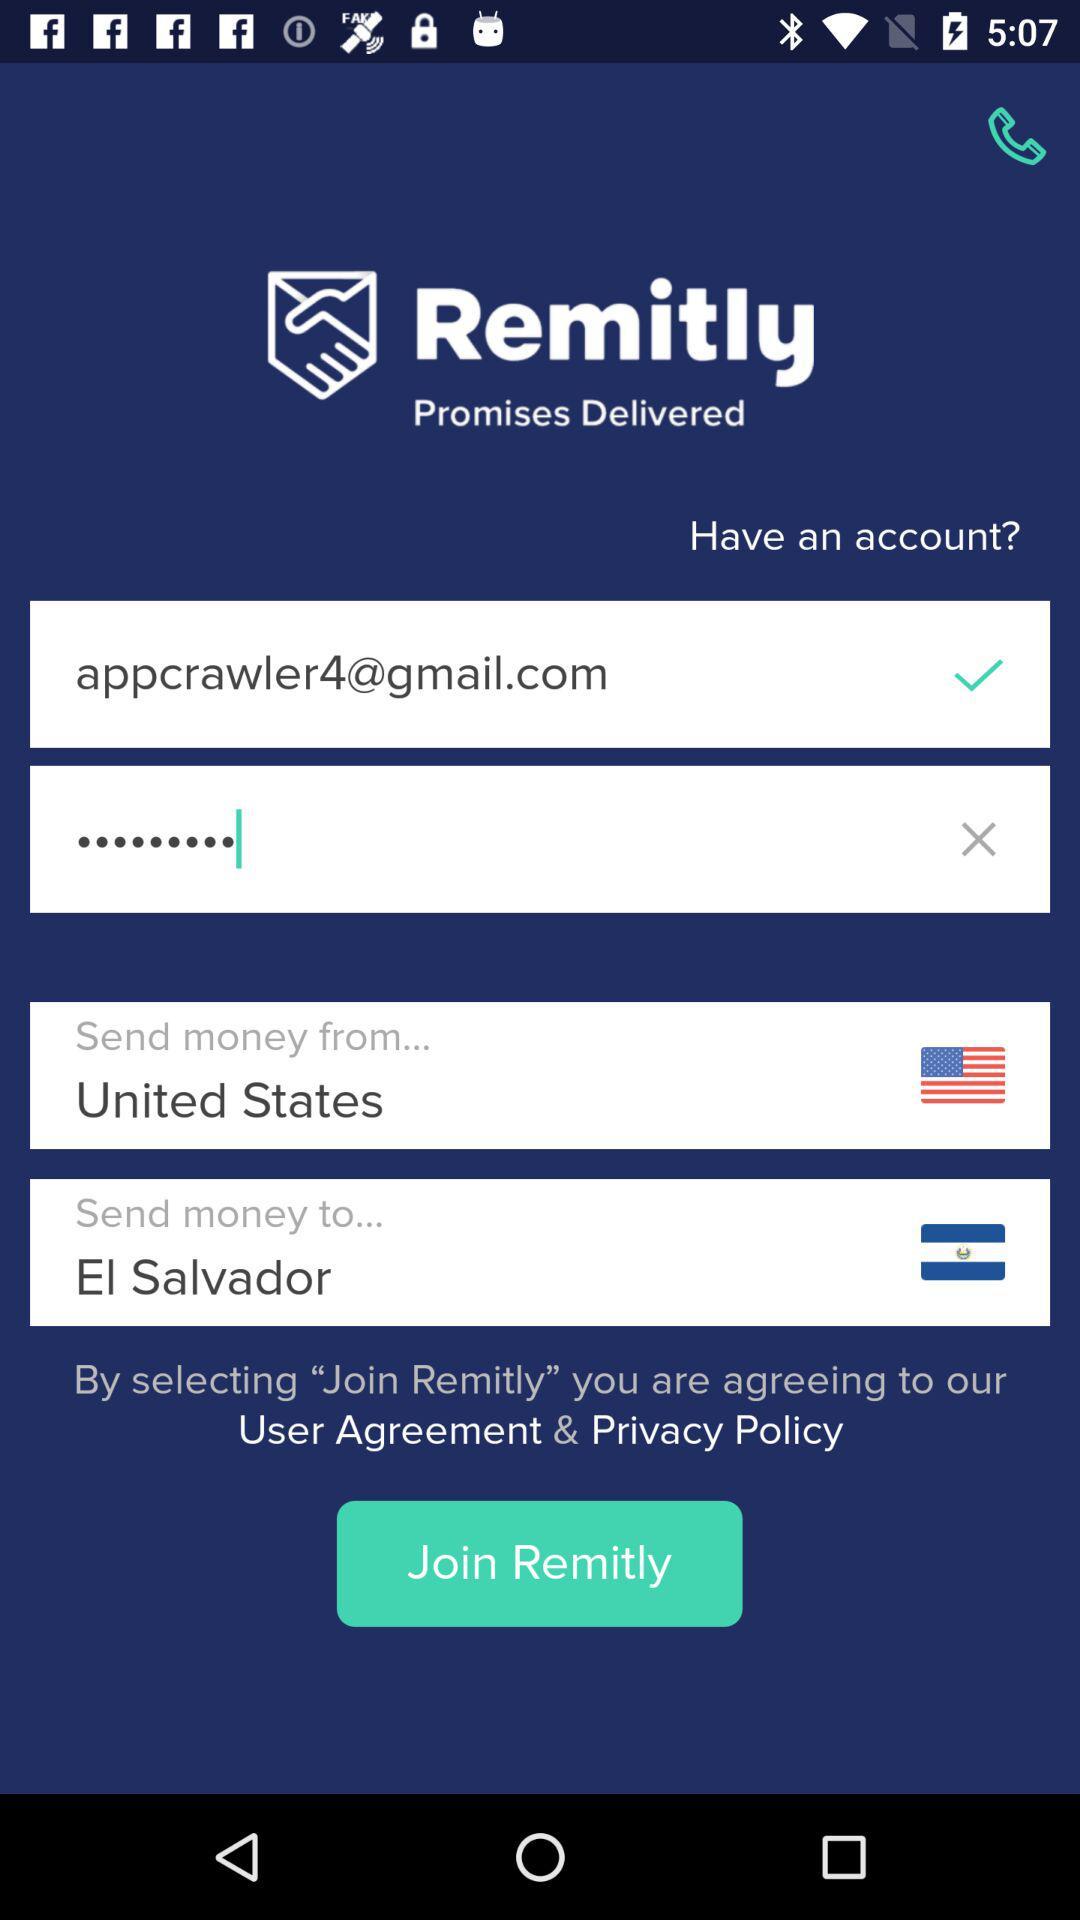 This screenshot has height=1920, width=1080. I want to click on the crowd3116 item, so click(540, 839).